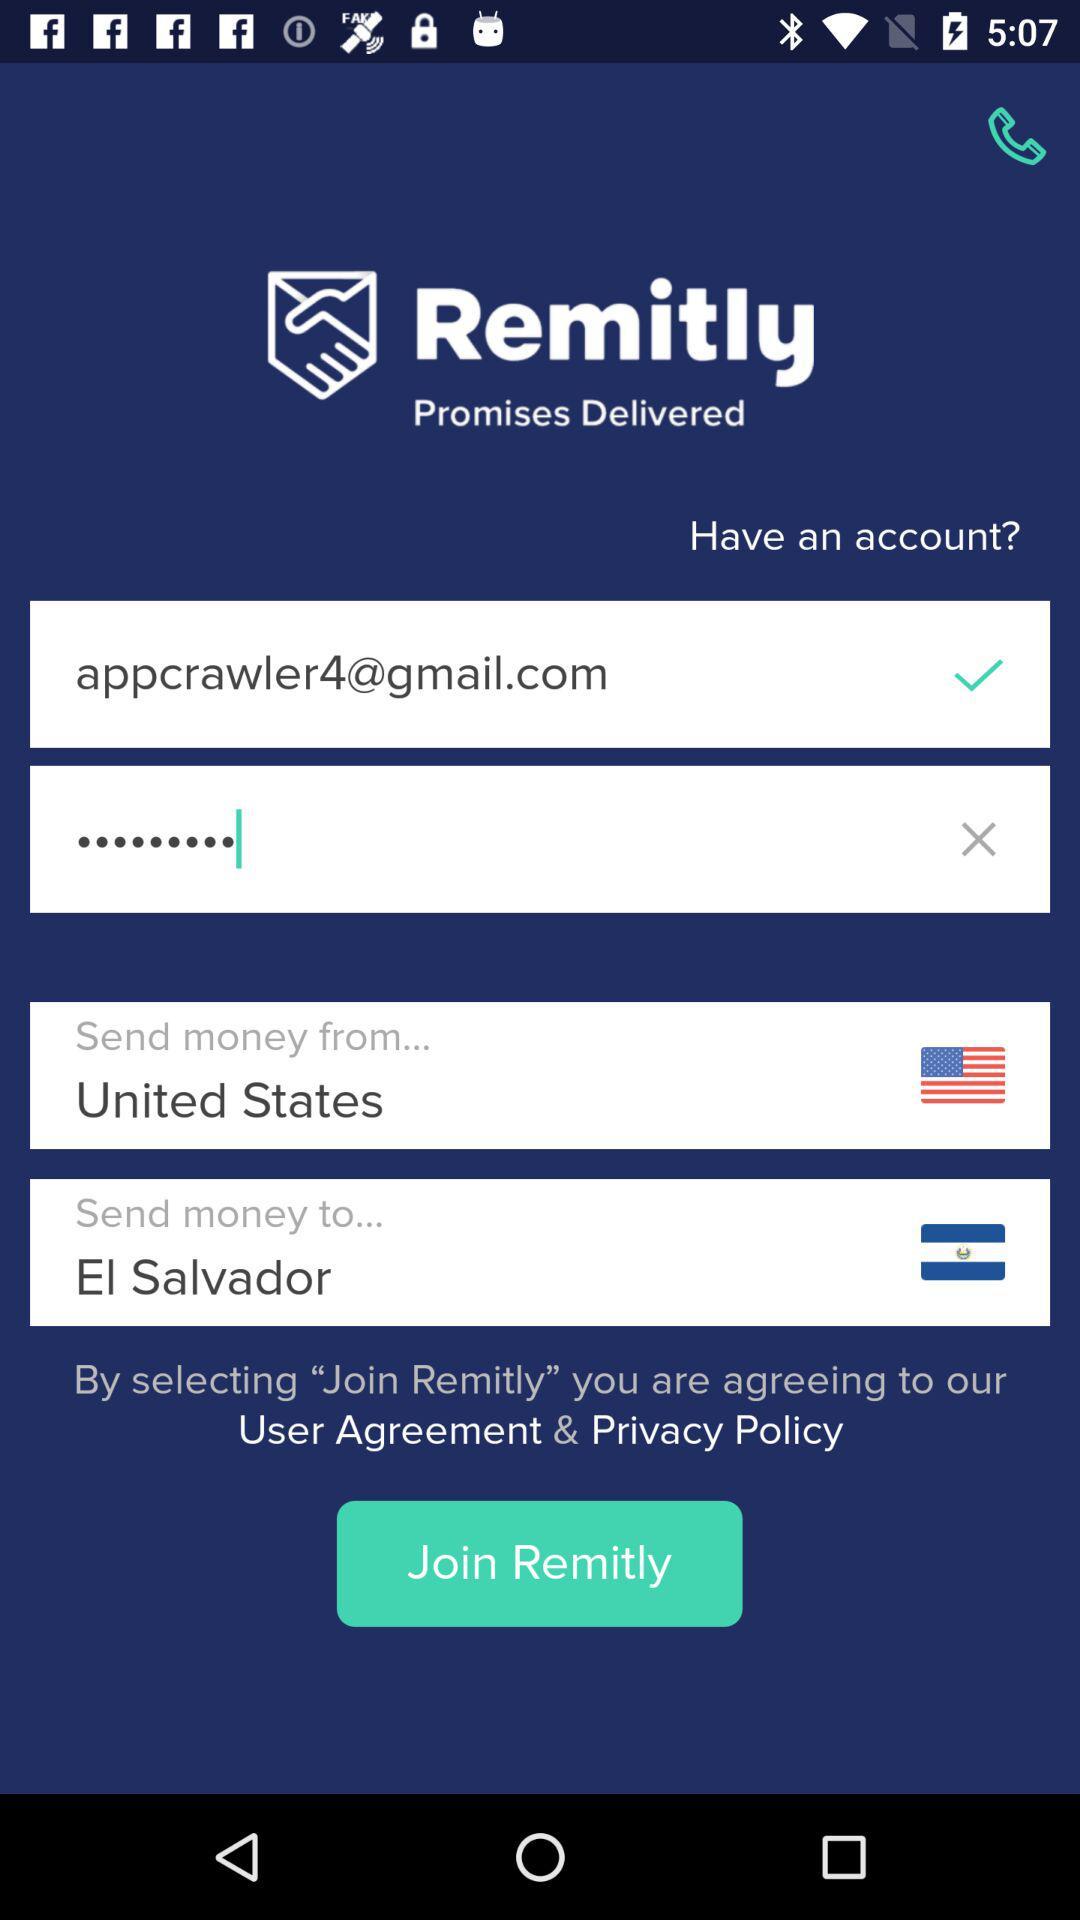 This screenshot has height=1920, width=1080. I want to click on the crowd3116 item, so click(540, 839).